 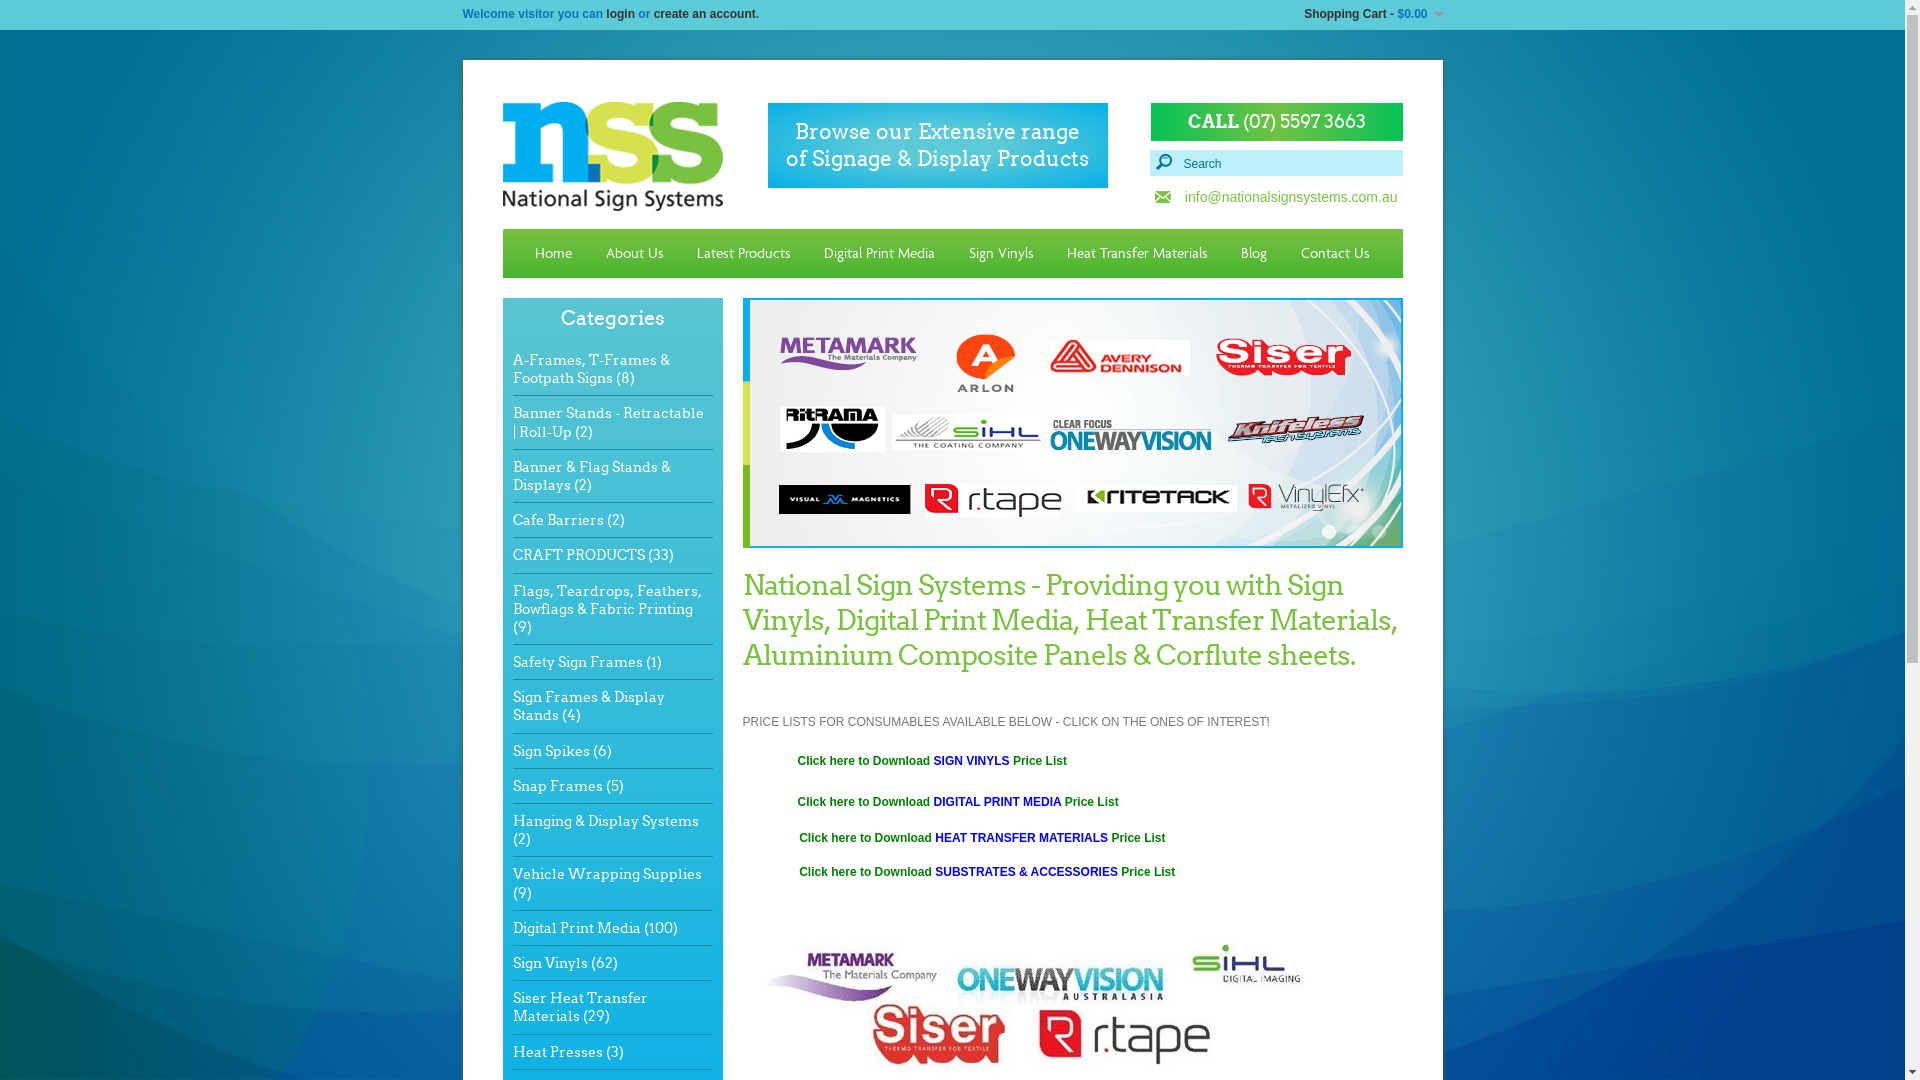 What do you see at coordinates (585, 662) in the screenshot?
I see `'Safety Sign Frames (1)'` at bounding box center [585, 662].